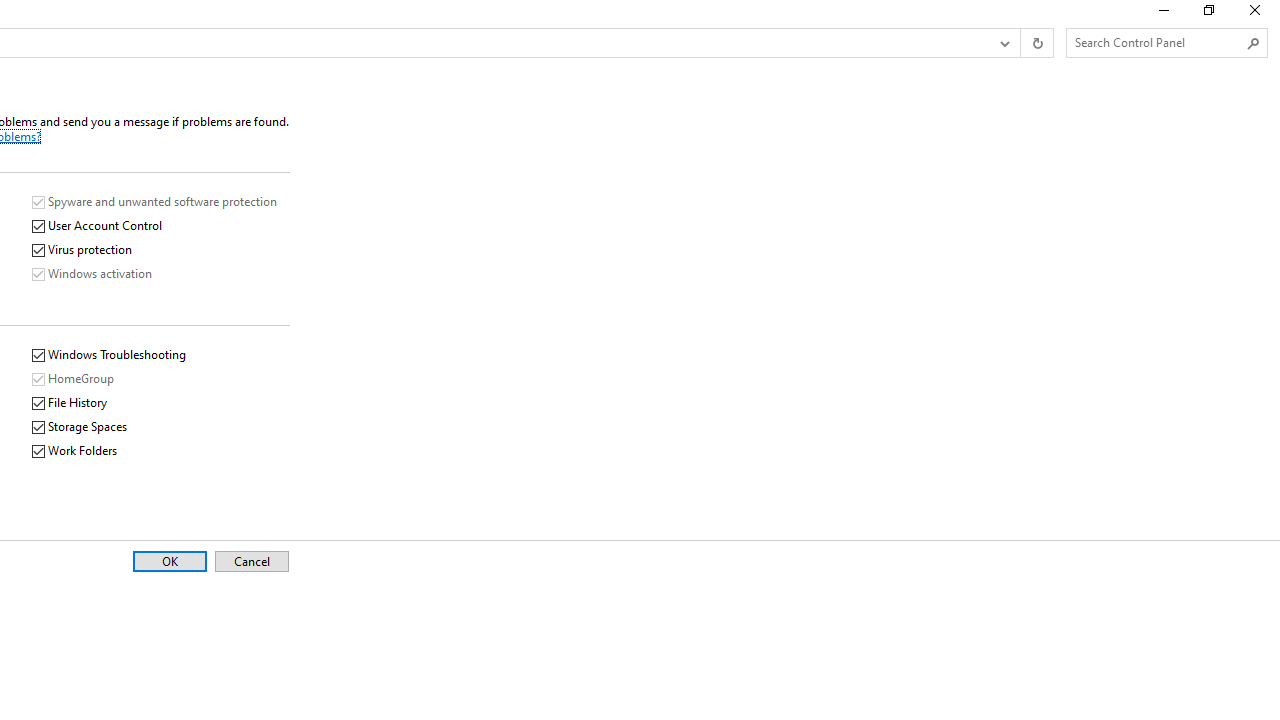  Describe the element at coordinates (75, 451) in the screenshot. I see `'Work Folders'` at that location.